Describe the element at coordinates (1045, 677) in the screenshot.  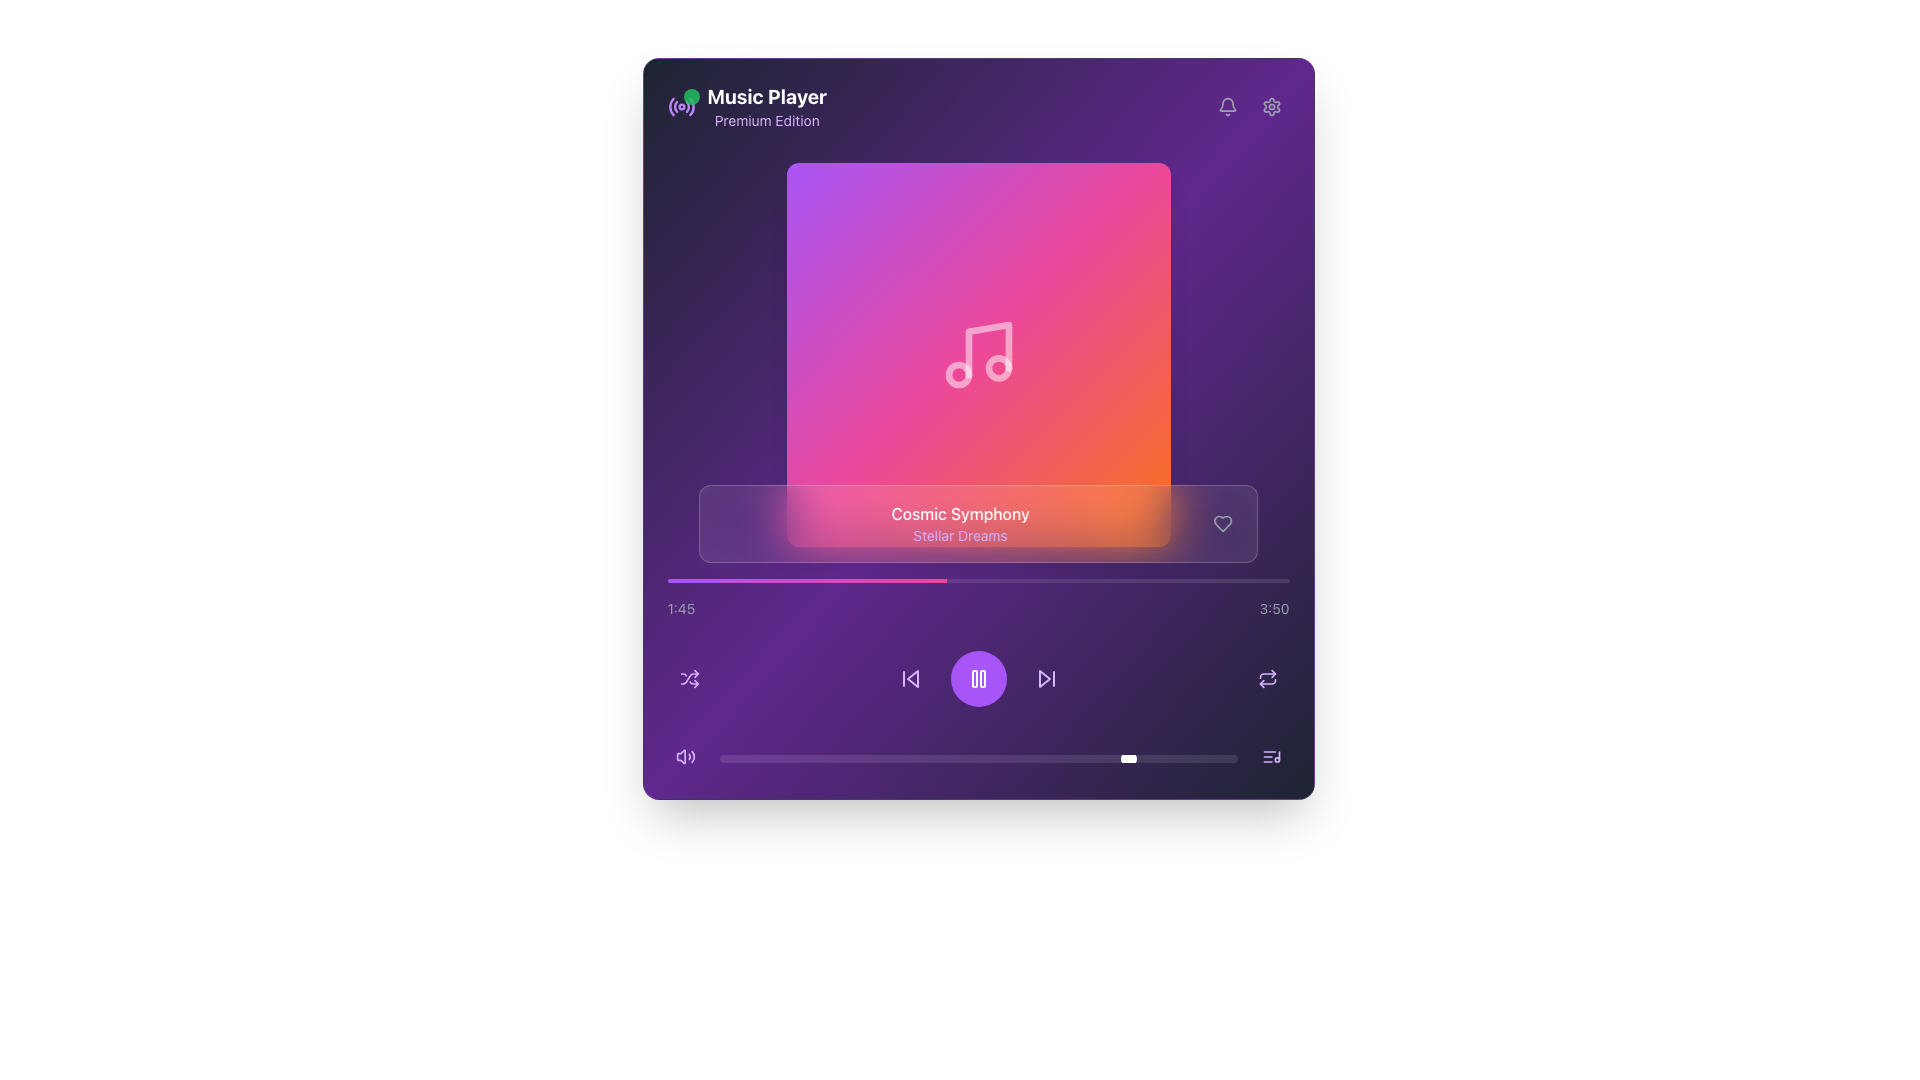
I see `the forward-skip button, which is a vibrant purple triangle pointing to the right with a vertical bar beside it, located at the bottom center of the interface` at that location.